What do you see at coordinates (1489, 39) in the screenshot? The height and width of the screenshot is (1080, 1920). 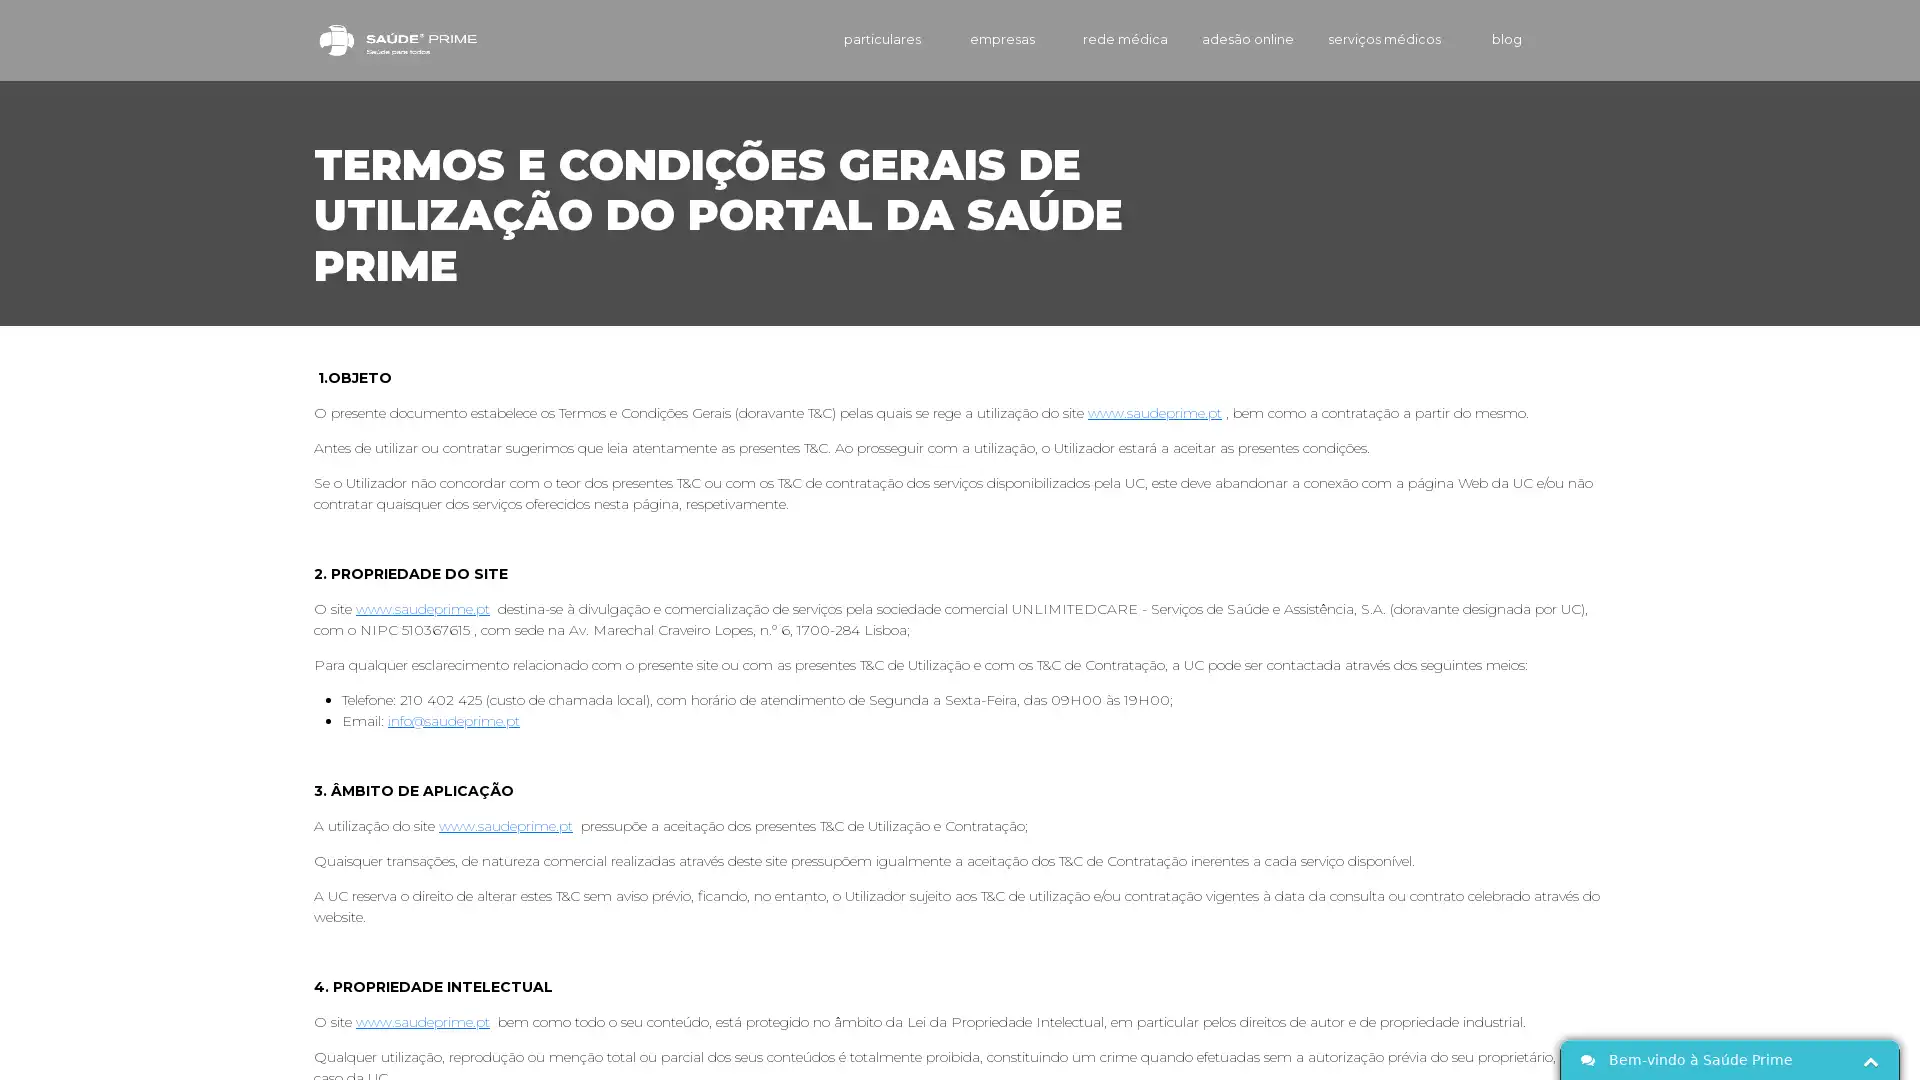 I see `blog` at bounding box center [1489, 39].